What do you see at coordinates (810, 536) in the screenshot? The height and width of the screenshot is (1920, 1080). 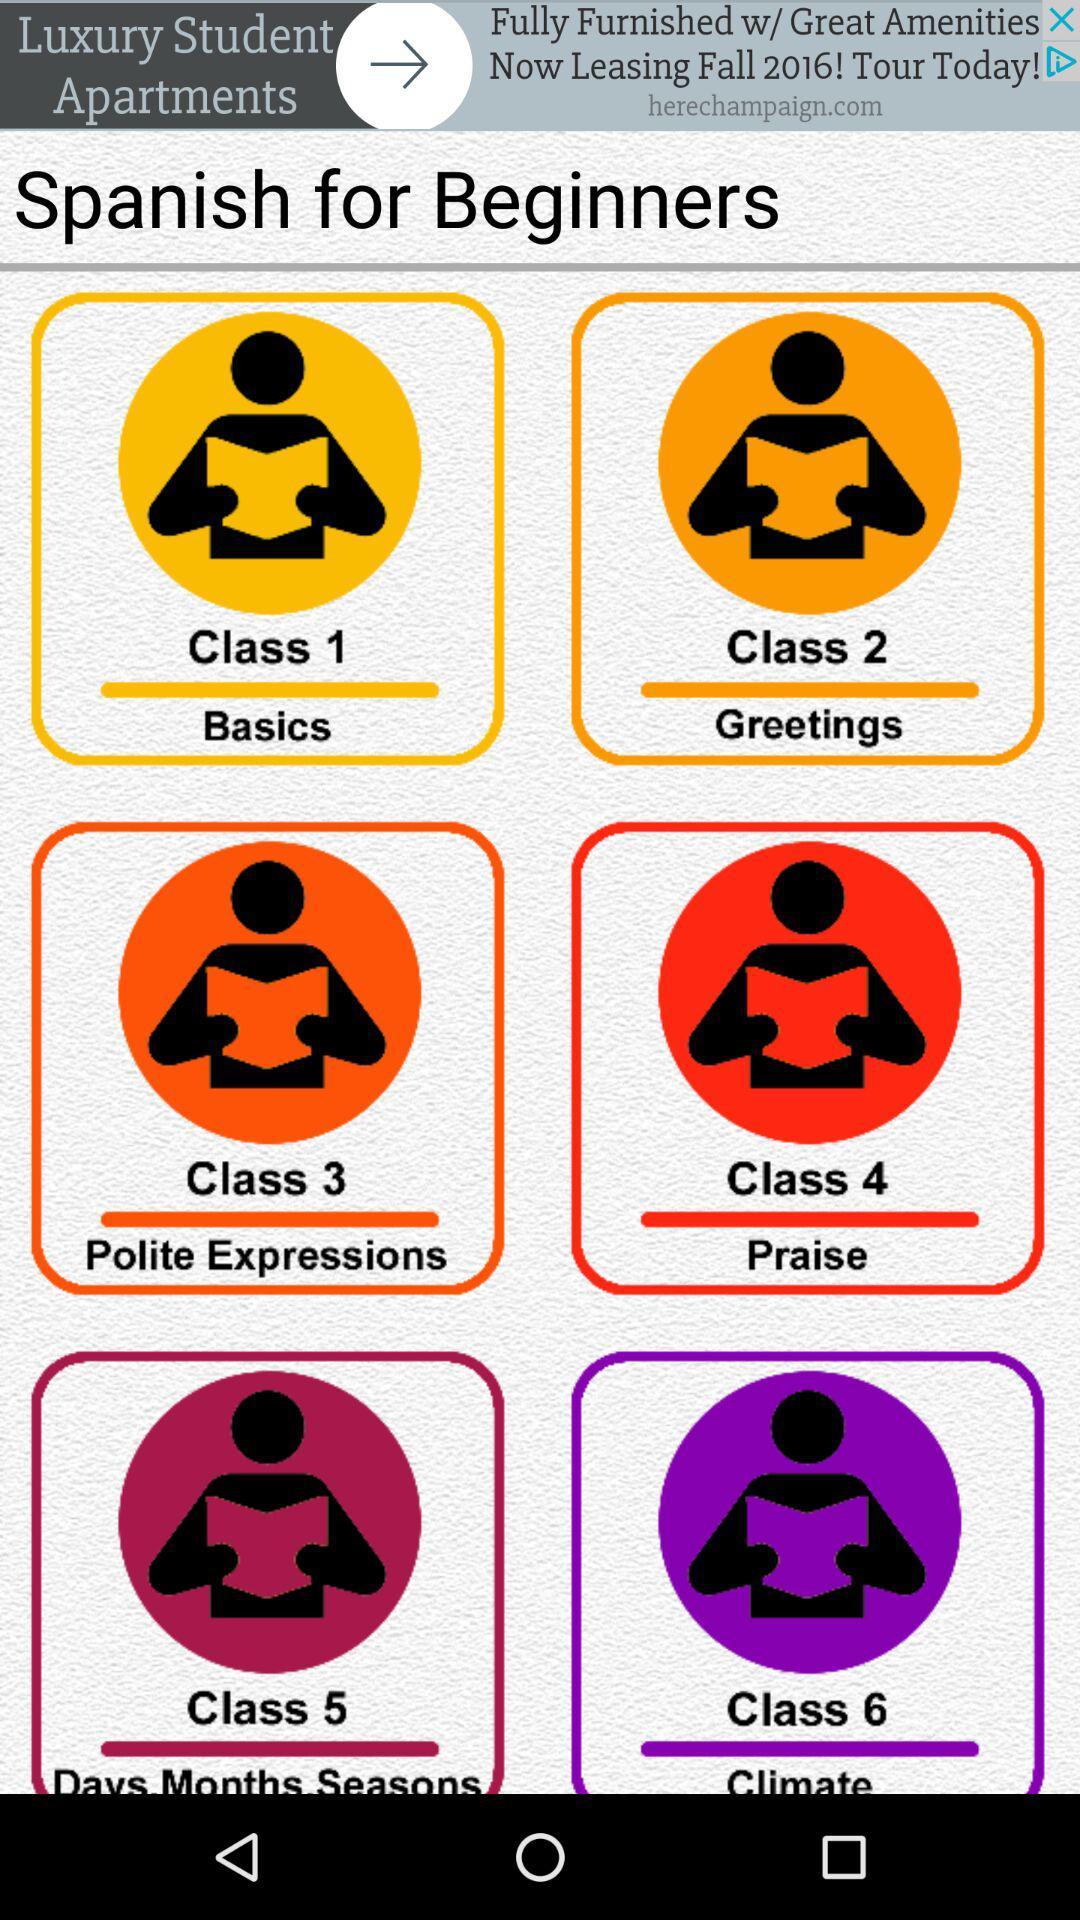 I see `tag` at bounding box center [810, 536].